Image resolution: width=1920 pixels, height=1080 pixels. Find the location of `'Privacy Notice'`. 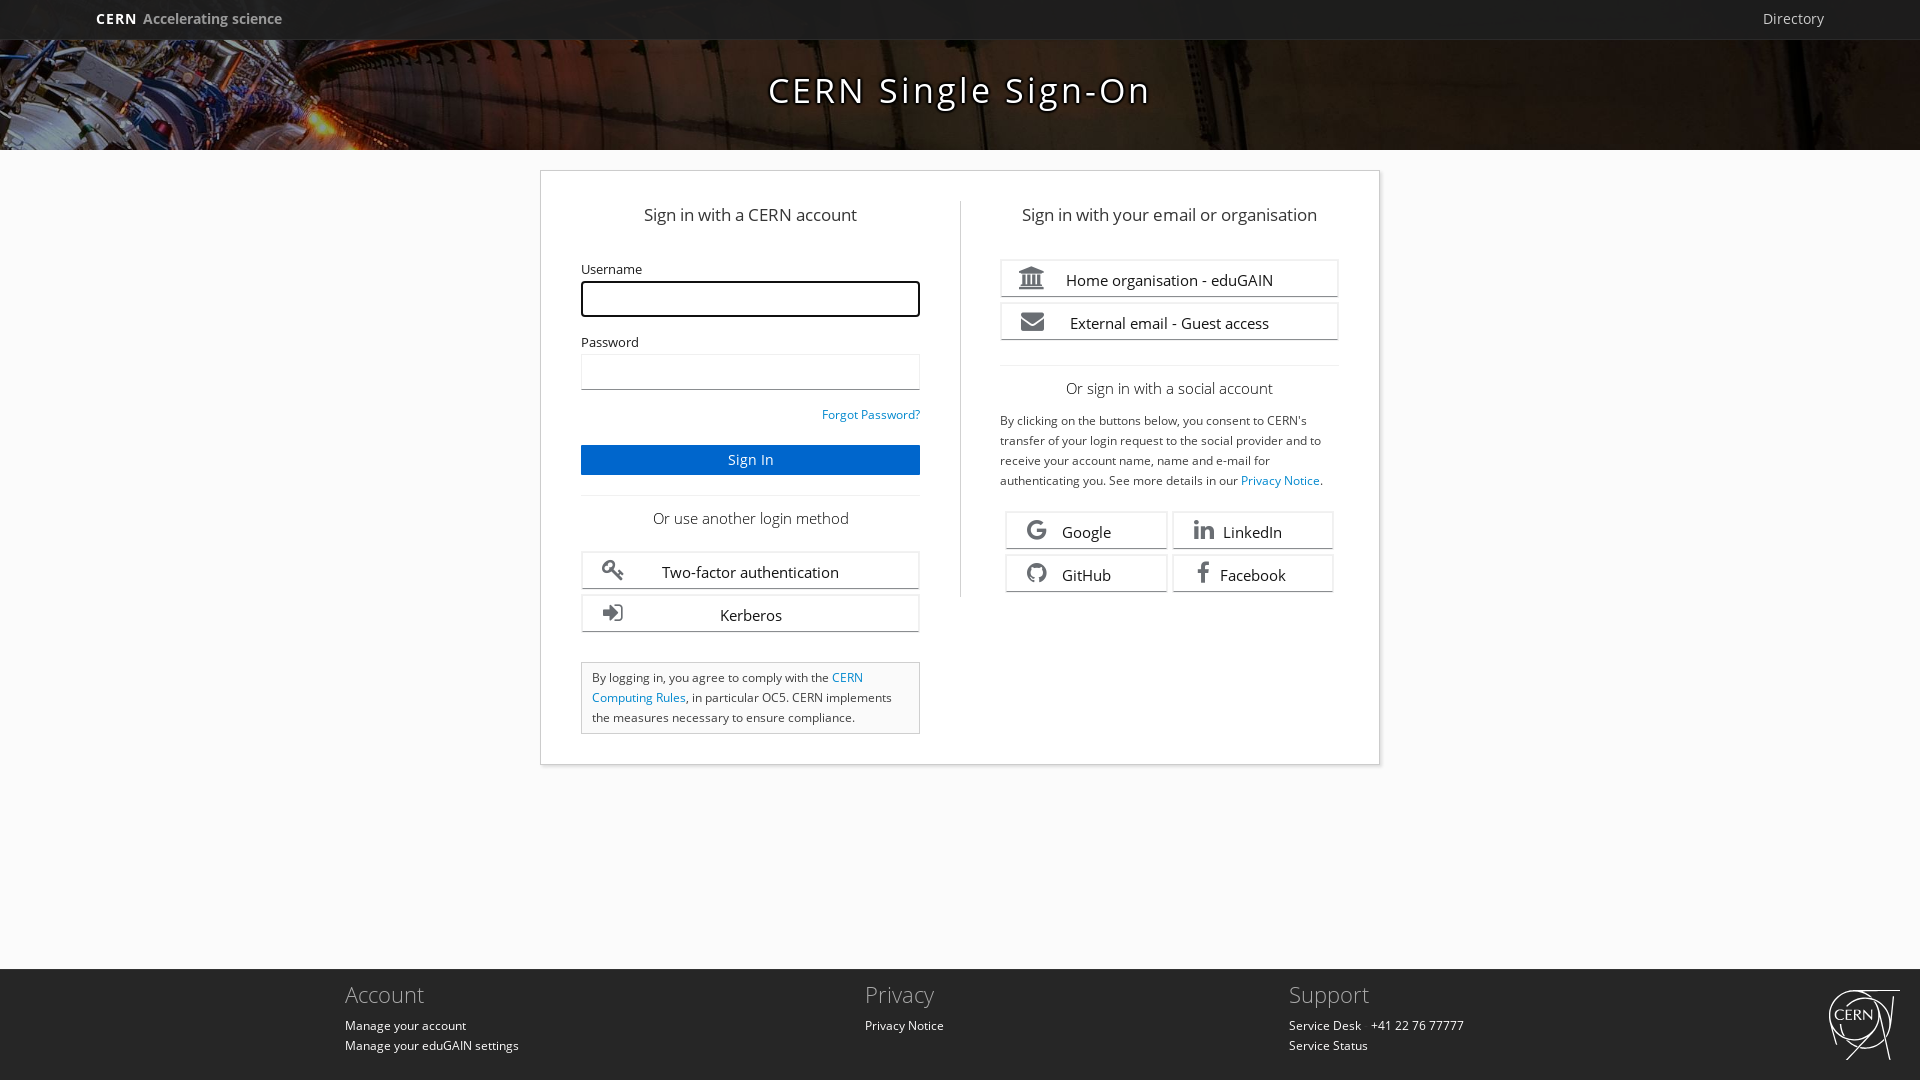

'Privacy Notice' is located at coordinates (903, 1025).